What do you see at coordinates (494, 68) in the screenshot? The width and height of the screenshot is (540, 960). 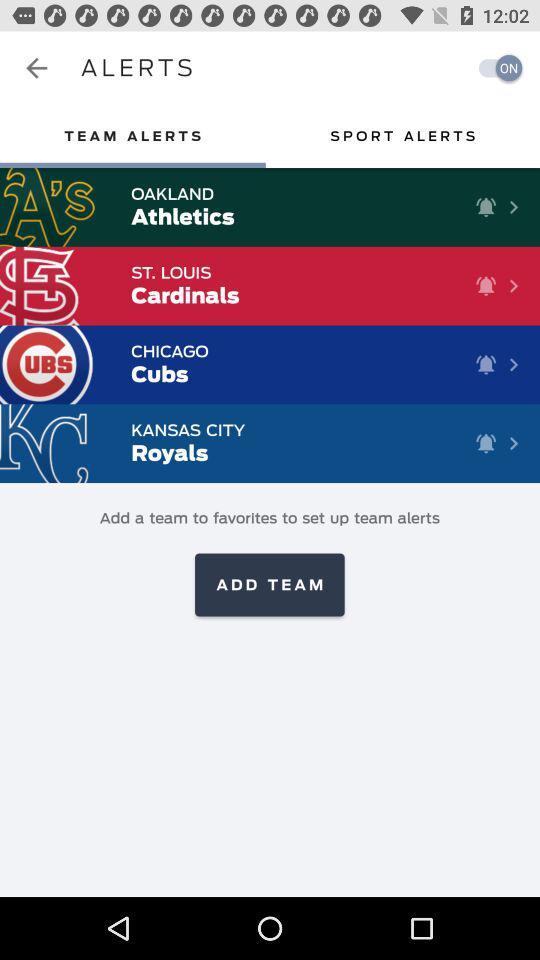 I see `the app to the right of alerts icon` at bounding box center [494, 68].